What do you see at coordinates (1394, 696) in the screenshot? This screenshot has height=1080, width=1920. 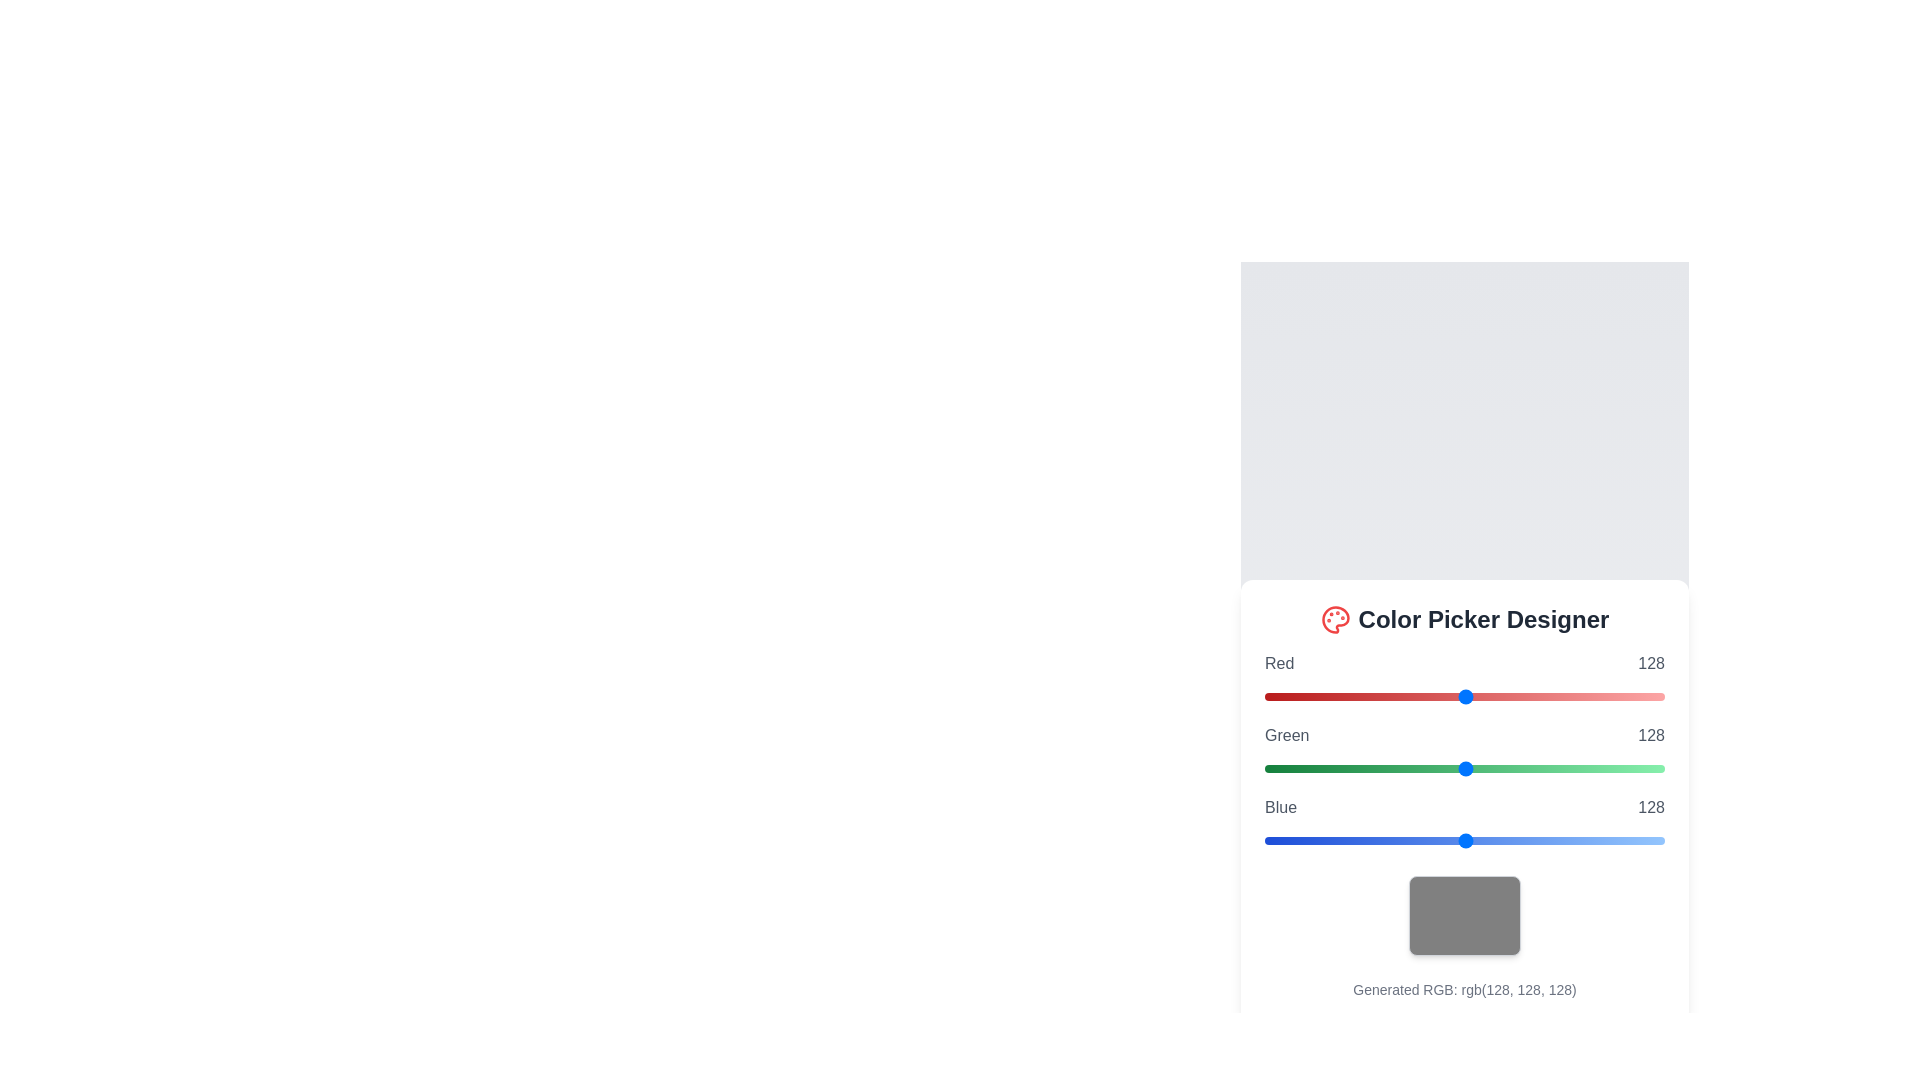 I see `the red color slider to set the value to 83` at bounding box center [1394, 696].